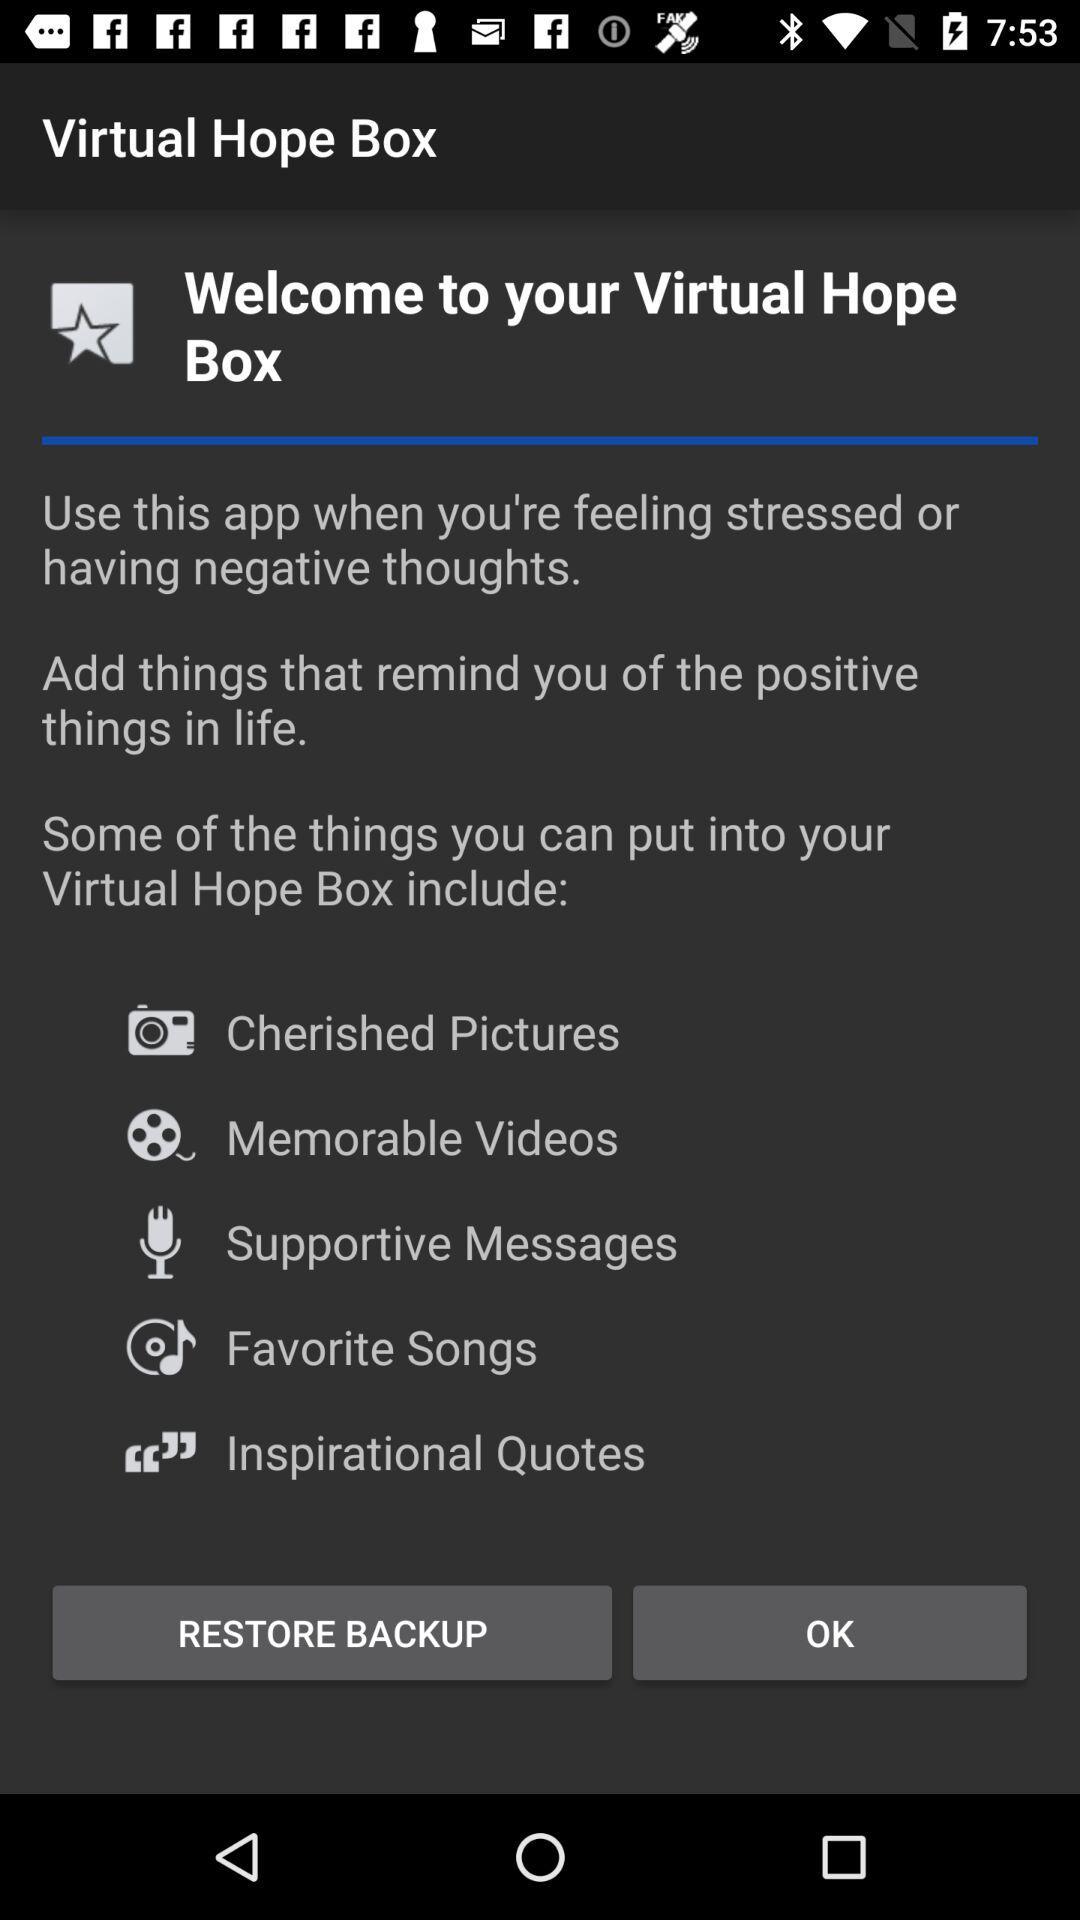  I want to click on icon below inspirational quotes icon, so click(829, 1632).